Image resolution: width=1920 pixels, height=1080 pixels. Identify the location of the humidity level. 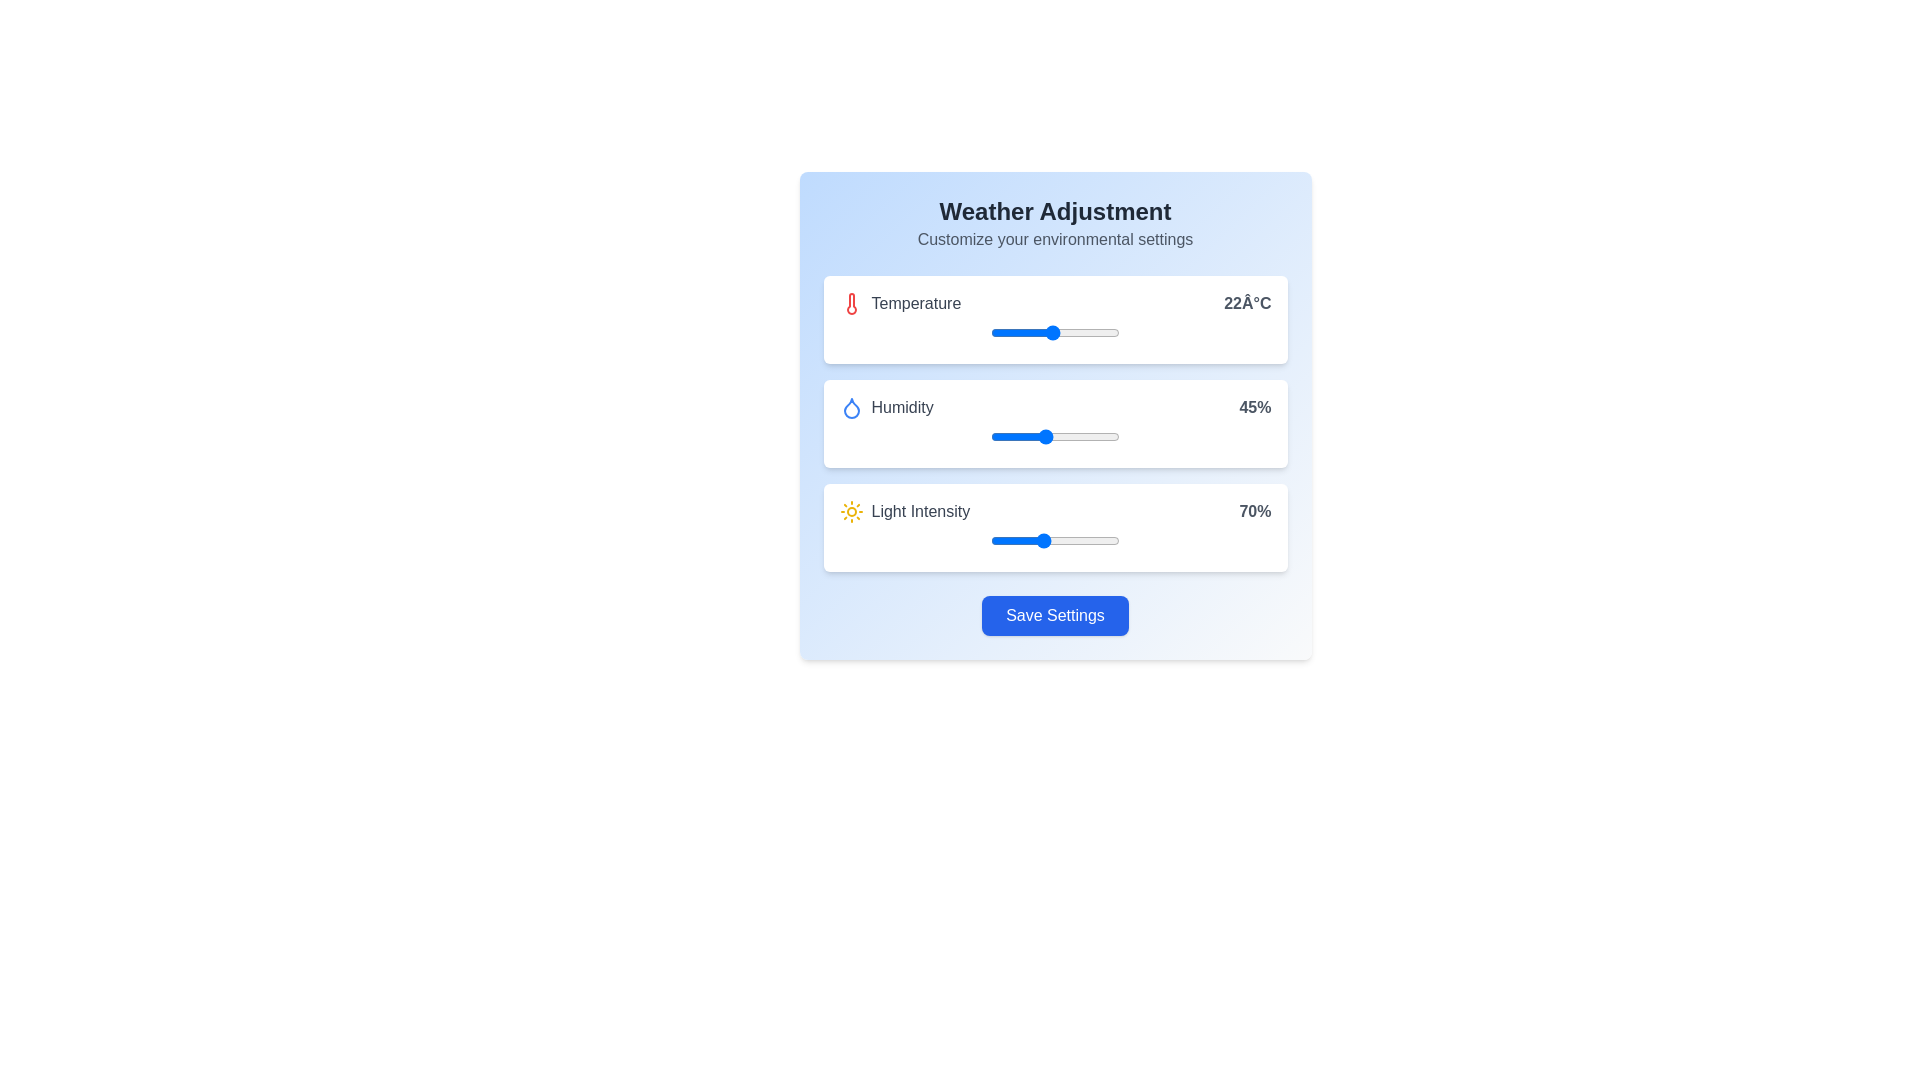
(1095, 435).